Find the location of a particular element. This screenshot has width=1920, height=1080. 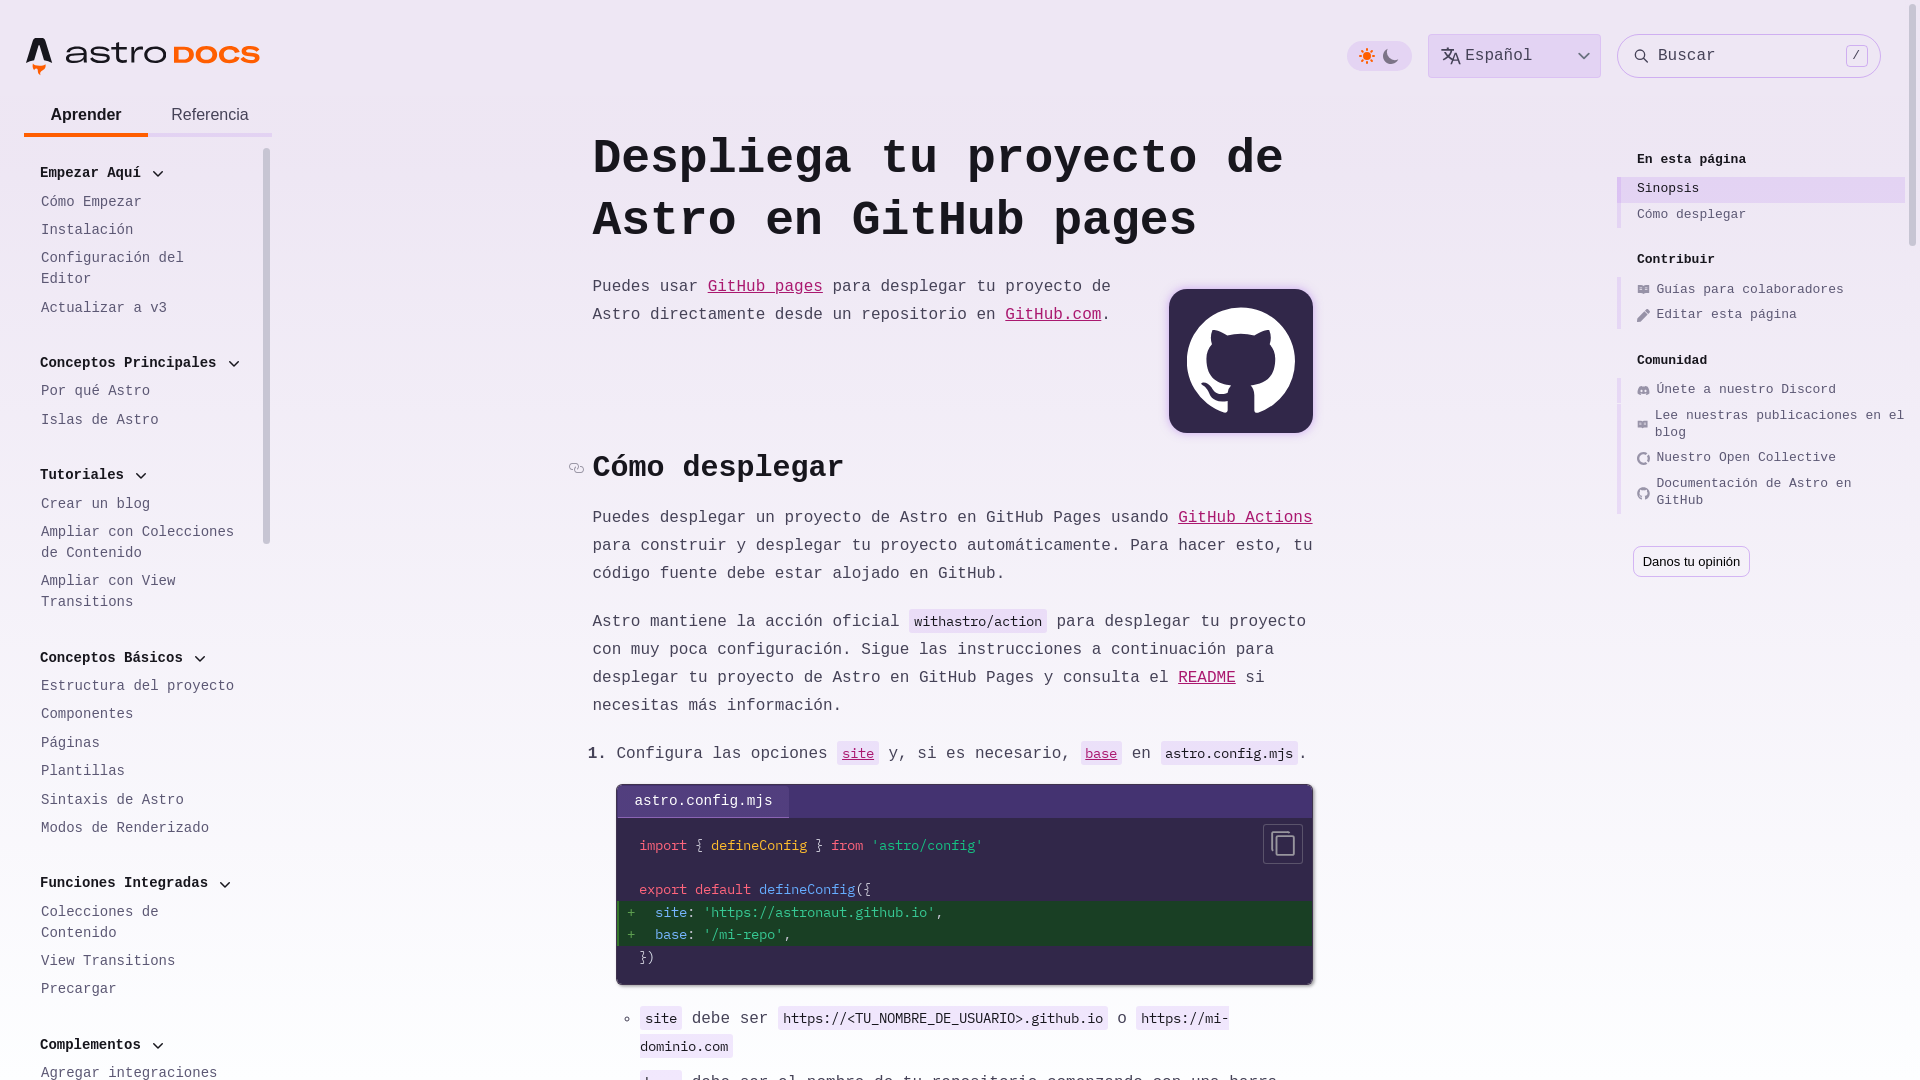

'Precargar' is located at coordinates (140, 988).